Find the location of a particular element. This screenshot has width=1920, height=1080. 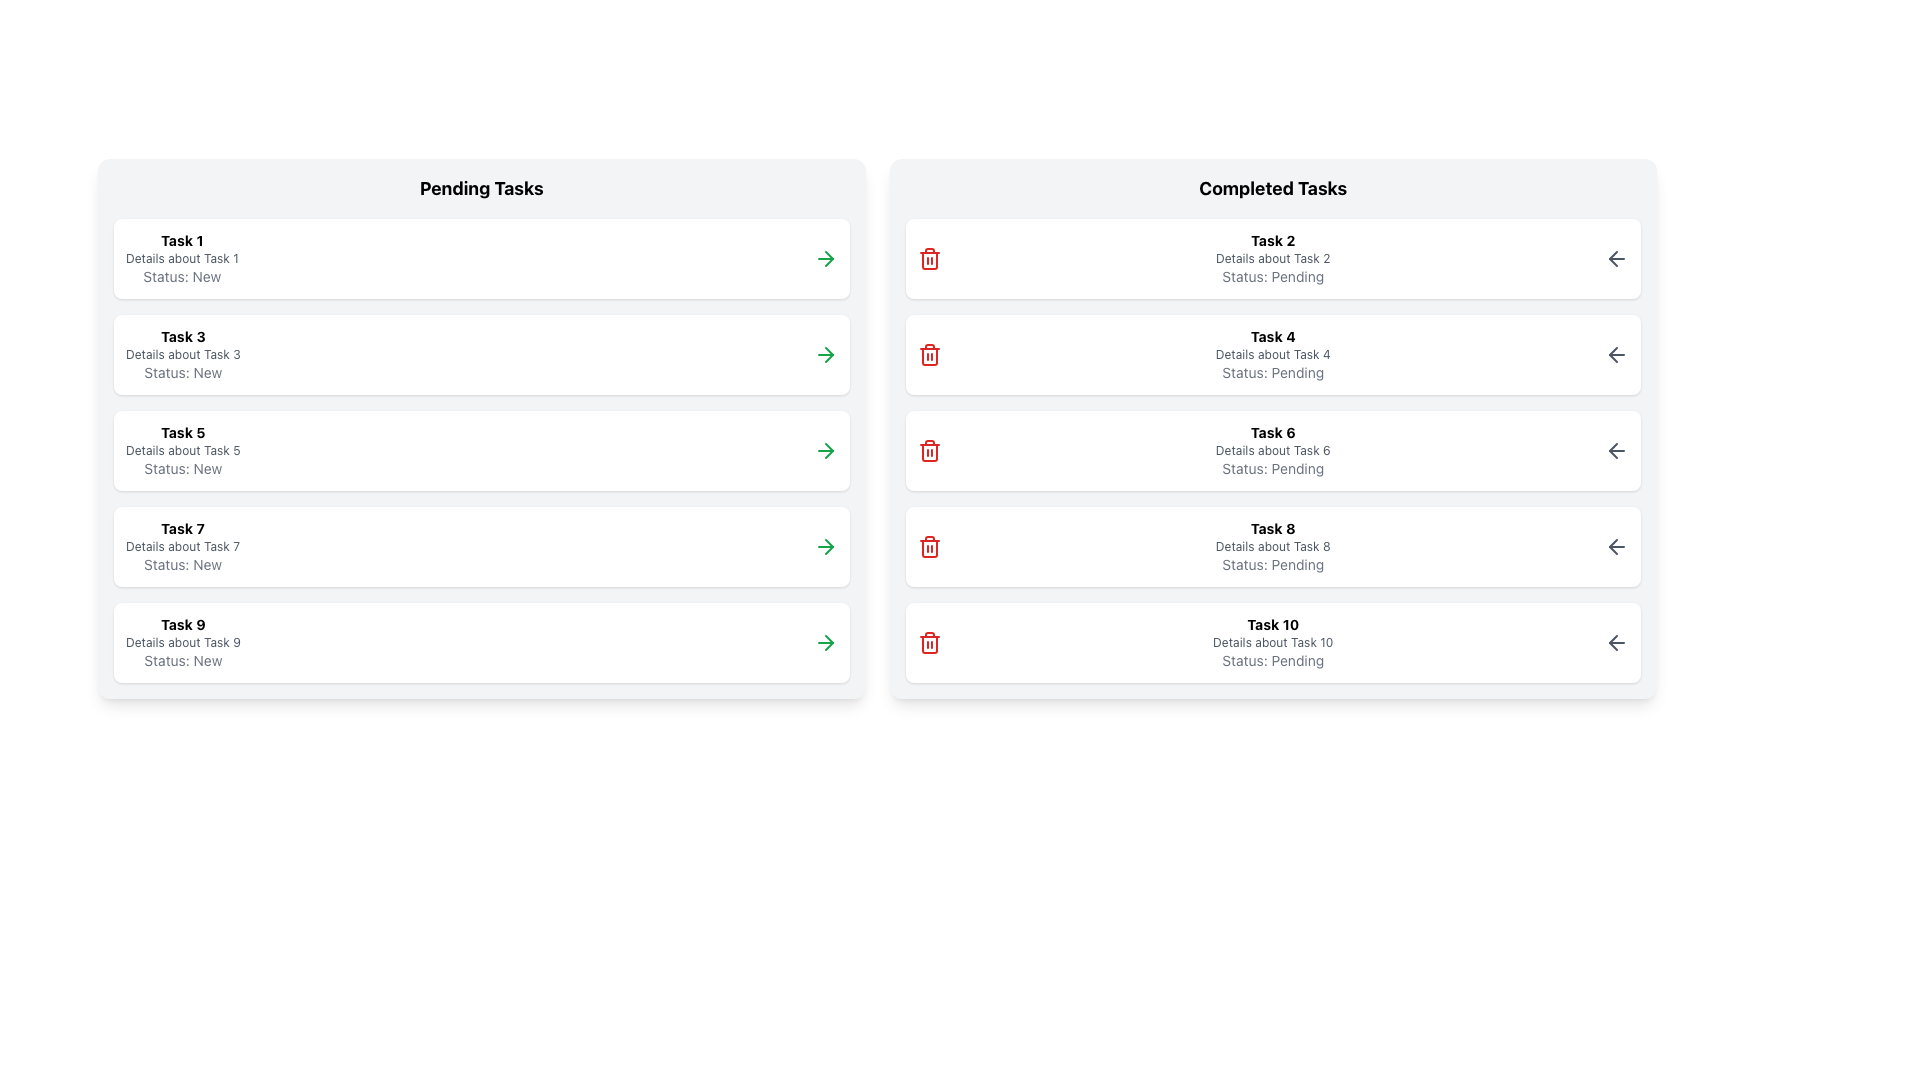

the trash bin icon located under the 'Completed Tasks' column next to 'Task 2' is located at coordinates (928, 548).